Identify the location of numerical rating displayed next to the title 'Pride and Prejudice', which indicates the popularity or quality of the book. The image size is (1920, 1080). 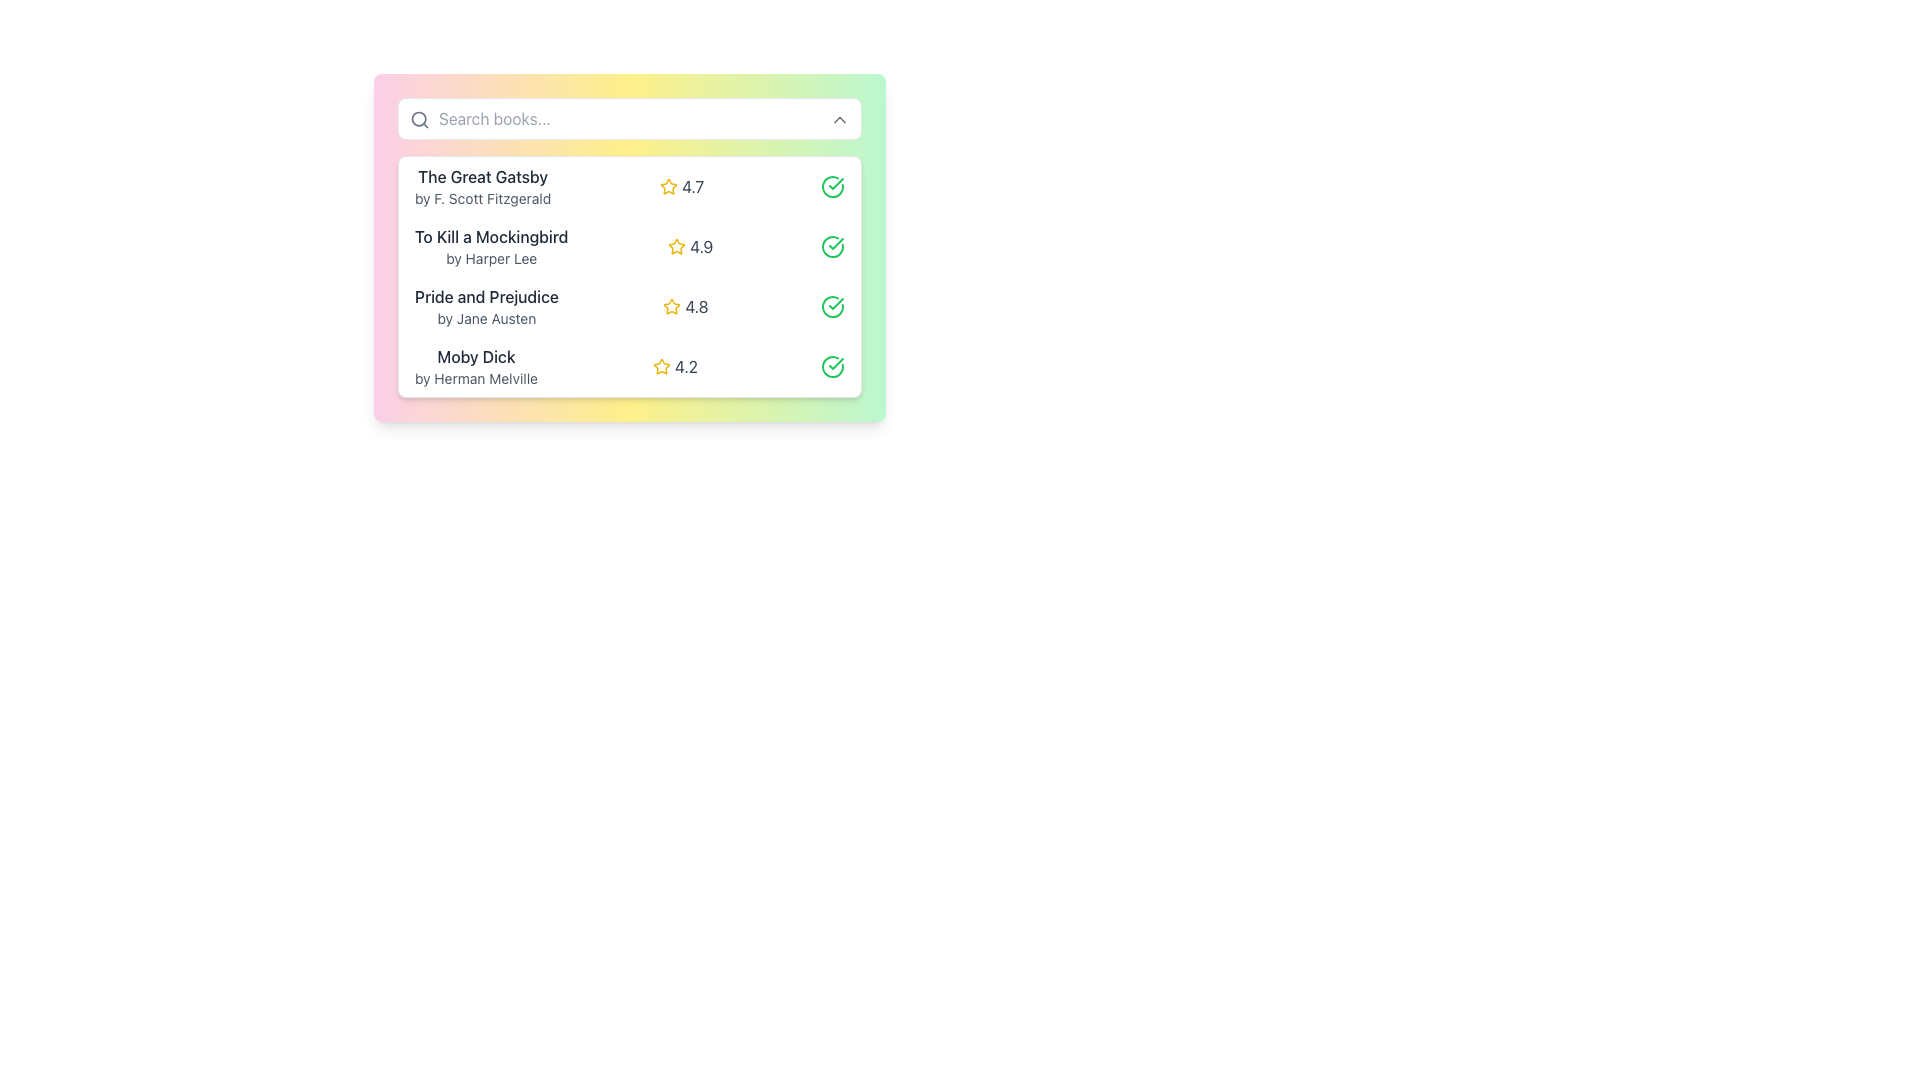
(696, 307).